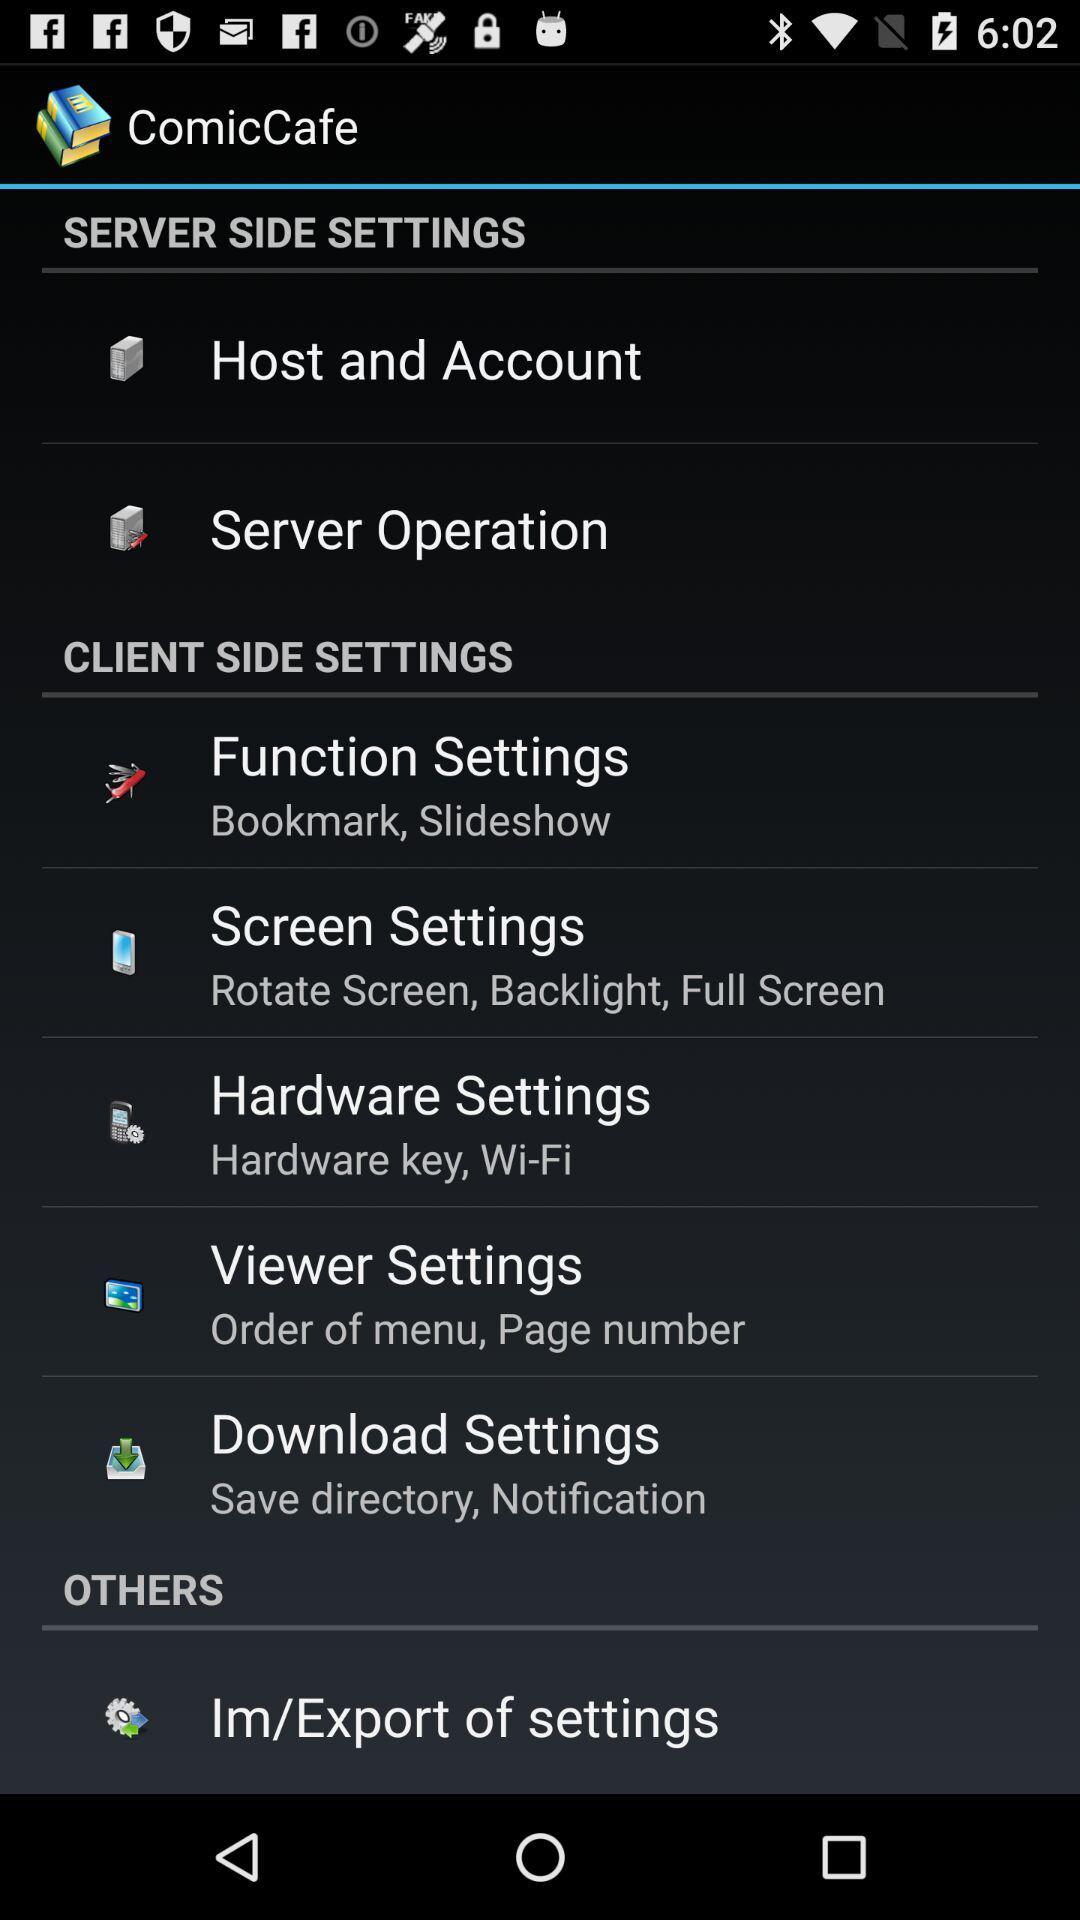  What do you see at coordinates (425, 358) in the screenshot?
I see `the host and account` at bounding box center [425, 358].